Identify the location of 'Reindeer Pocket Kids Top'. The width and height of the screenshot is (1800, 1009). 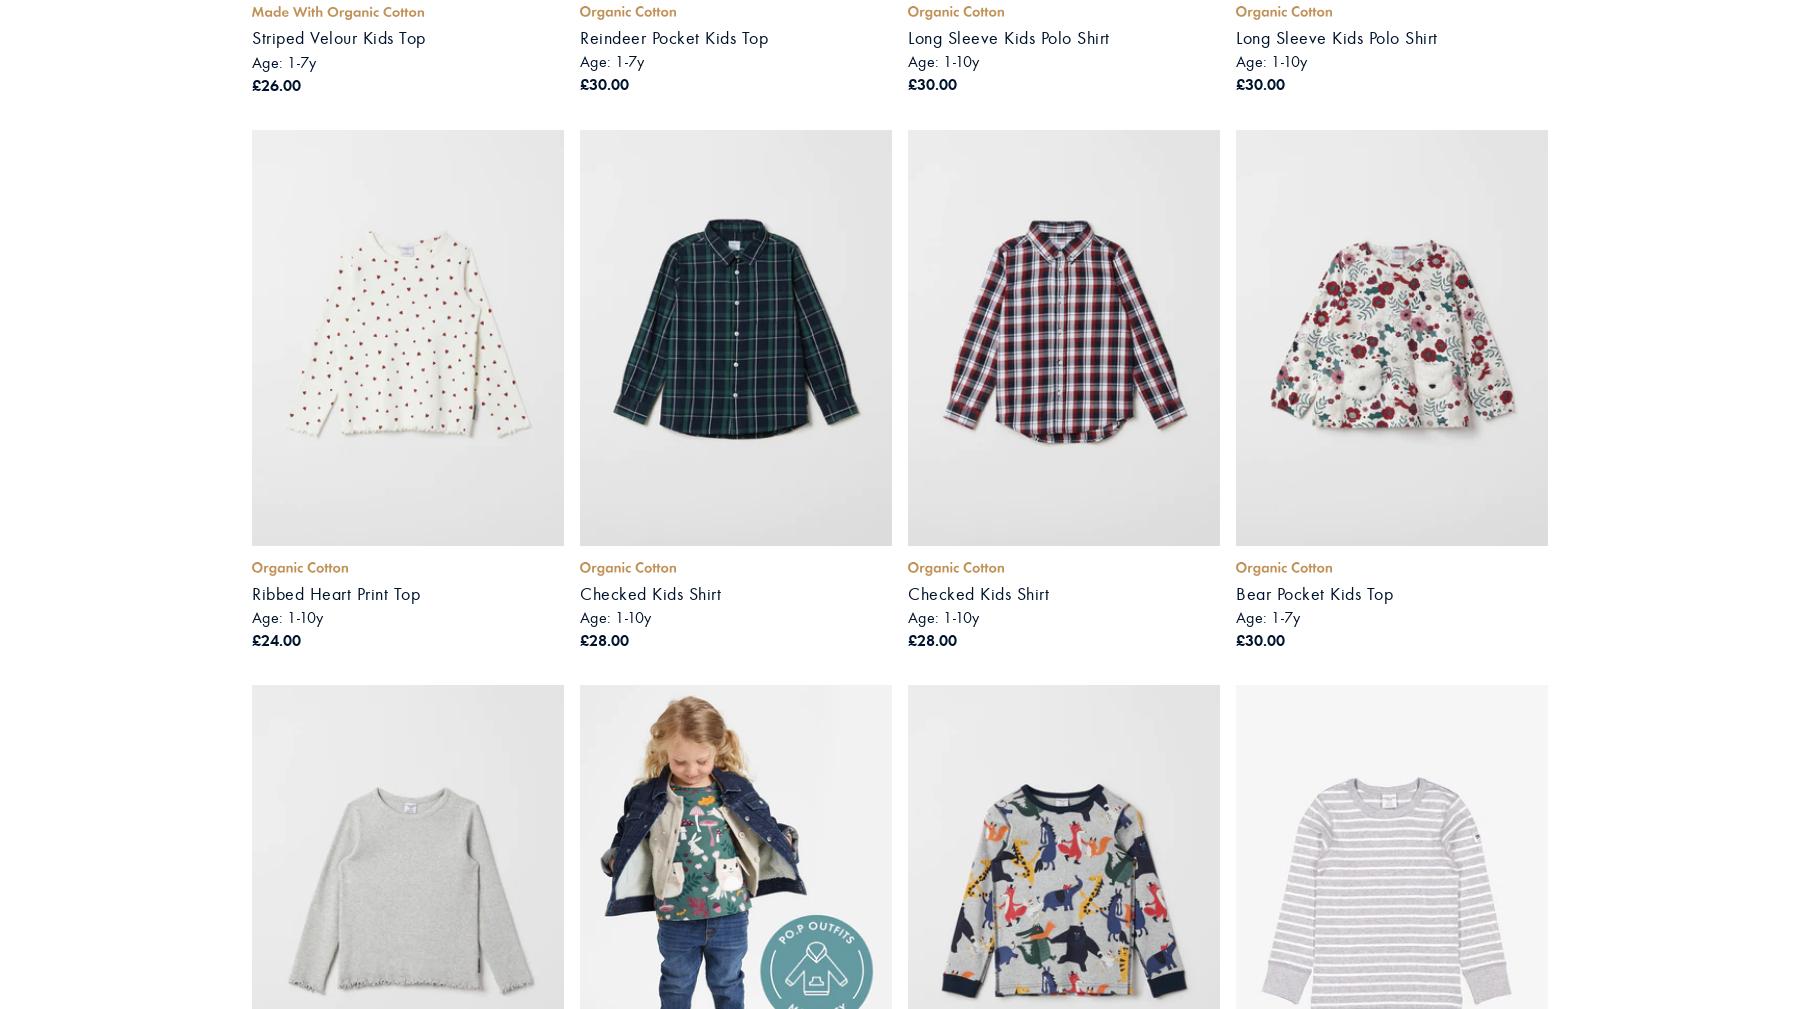
(673, 36).